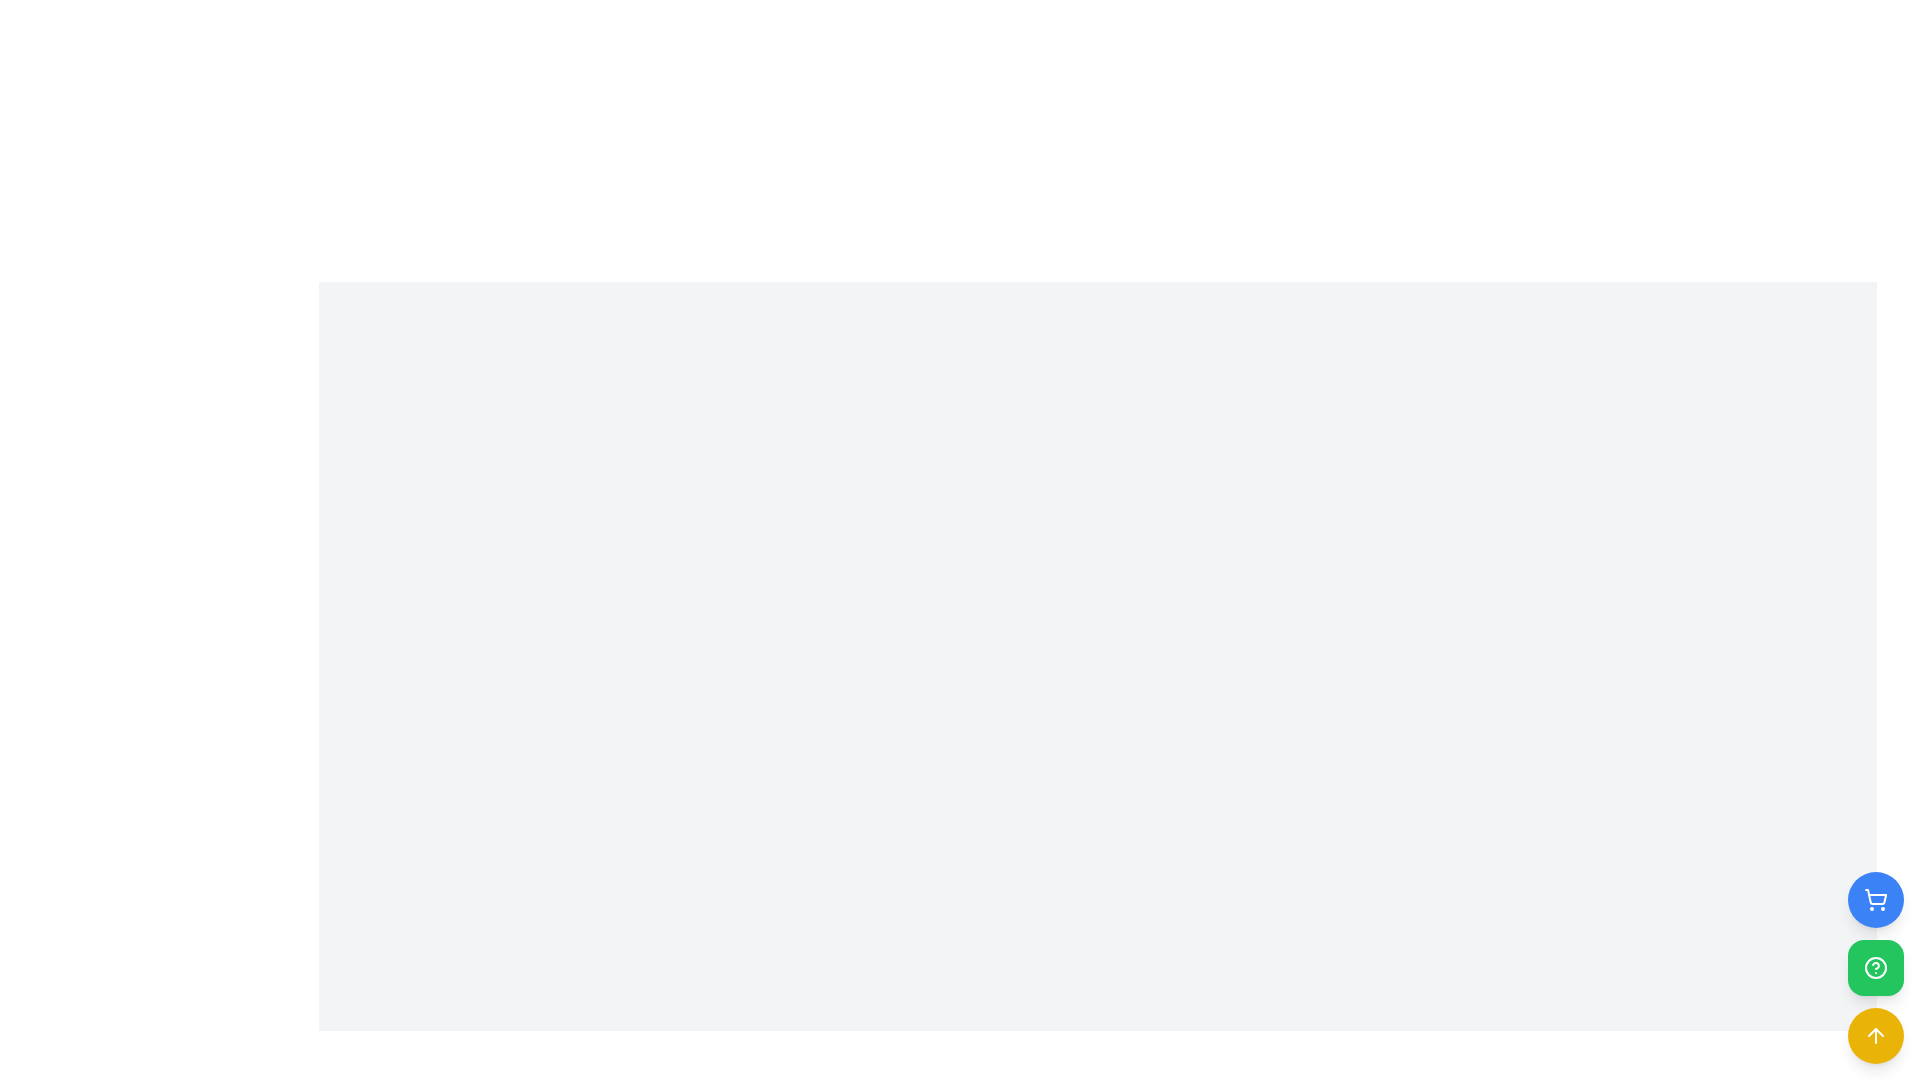 Image resolution: width=1920 pixels, height=1080 pixels. What do you see at coordinates (1875, 967) in the screenshot?
I see `the middle green button with a question mark icon in a vertically-aligned sequence of three circular buttons located in the bottom-right corner of the interface` at bounding box center [1875, 967].